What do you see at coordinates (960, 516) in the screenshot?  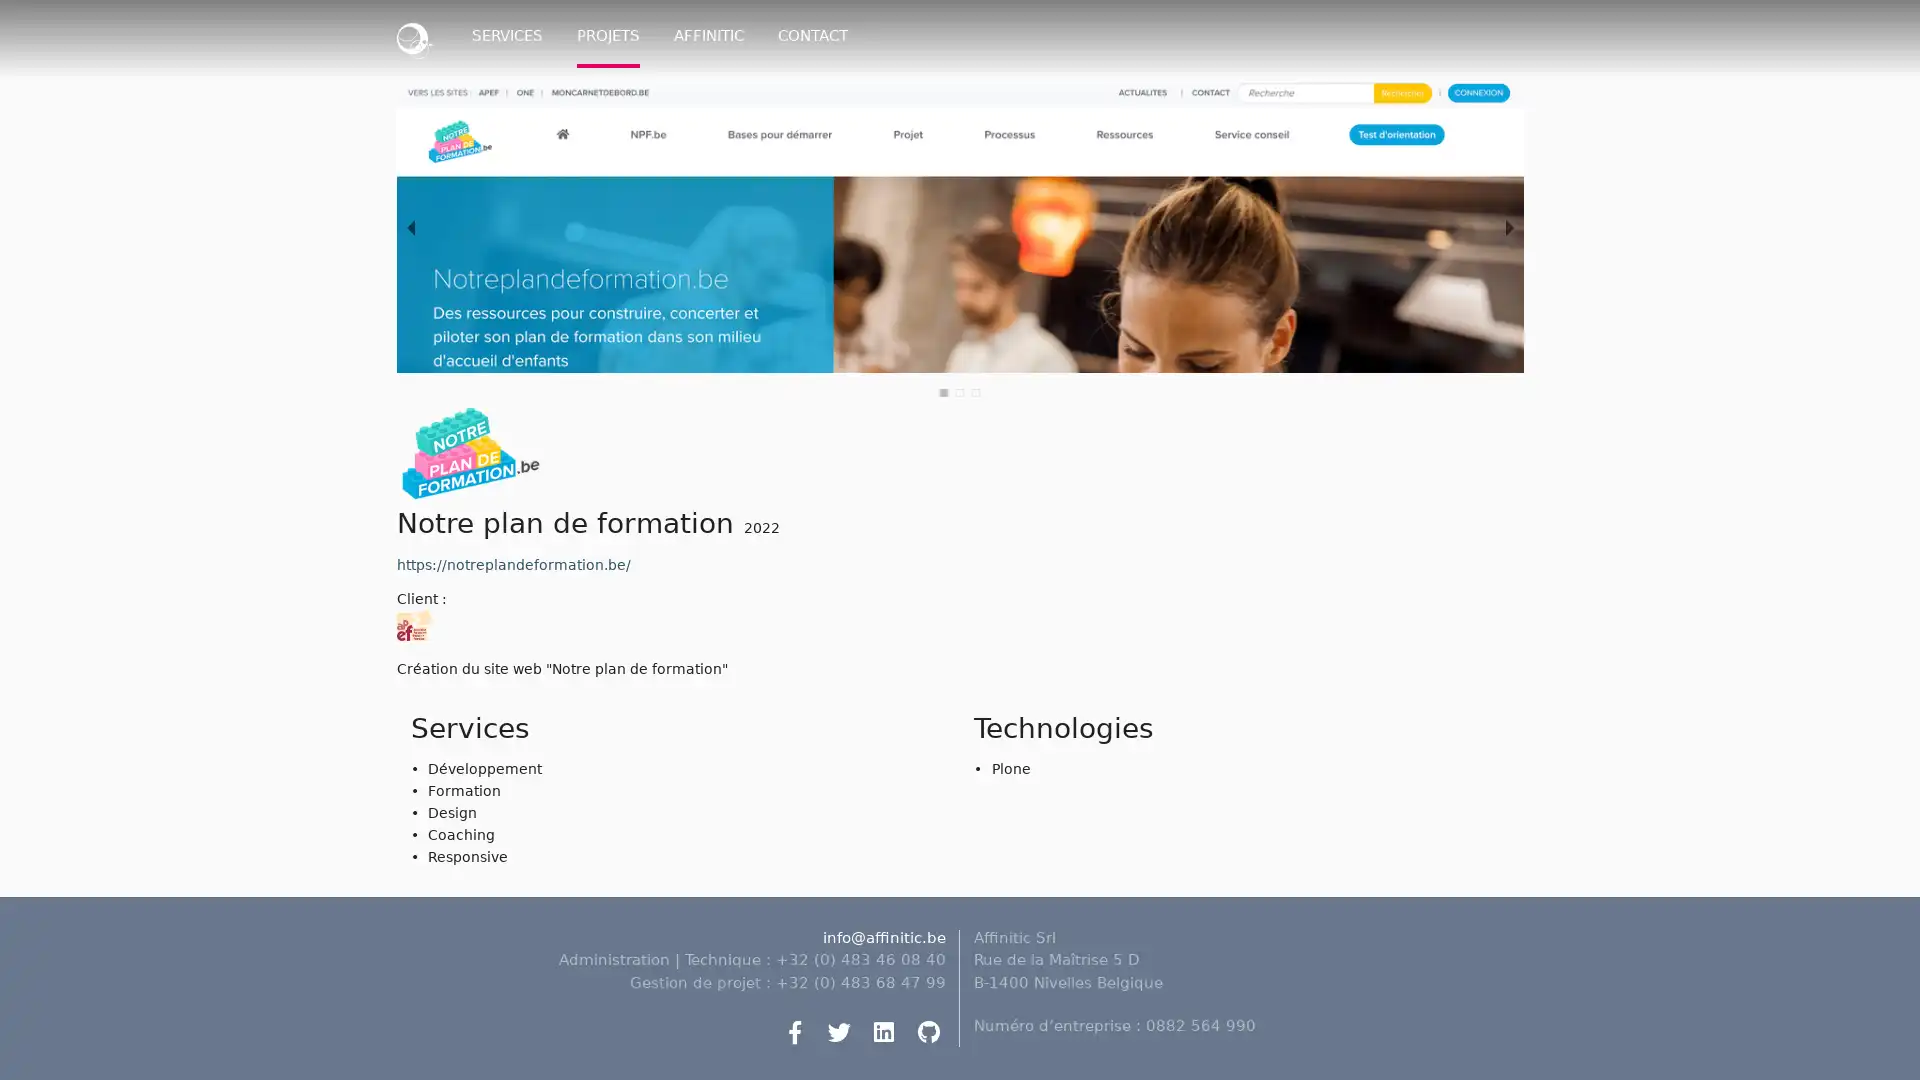 I see `slide item 2` at bounding box center [960, 516].